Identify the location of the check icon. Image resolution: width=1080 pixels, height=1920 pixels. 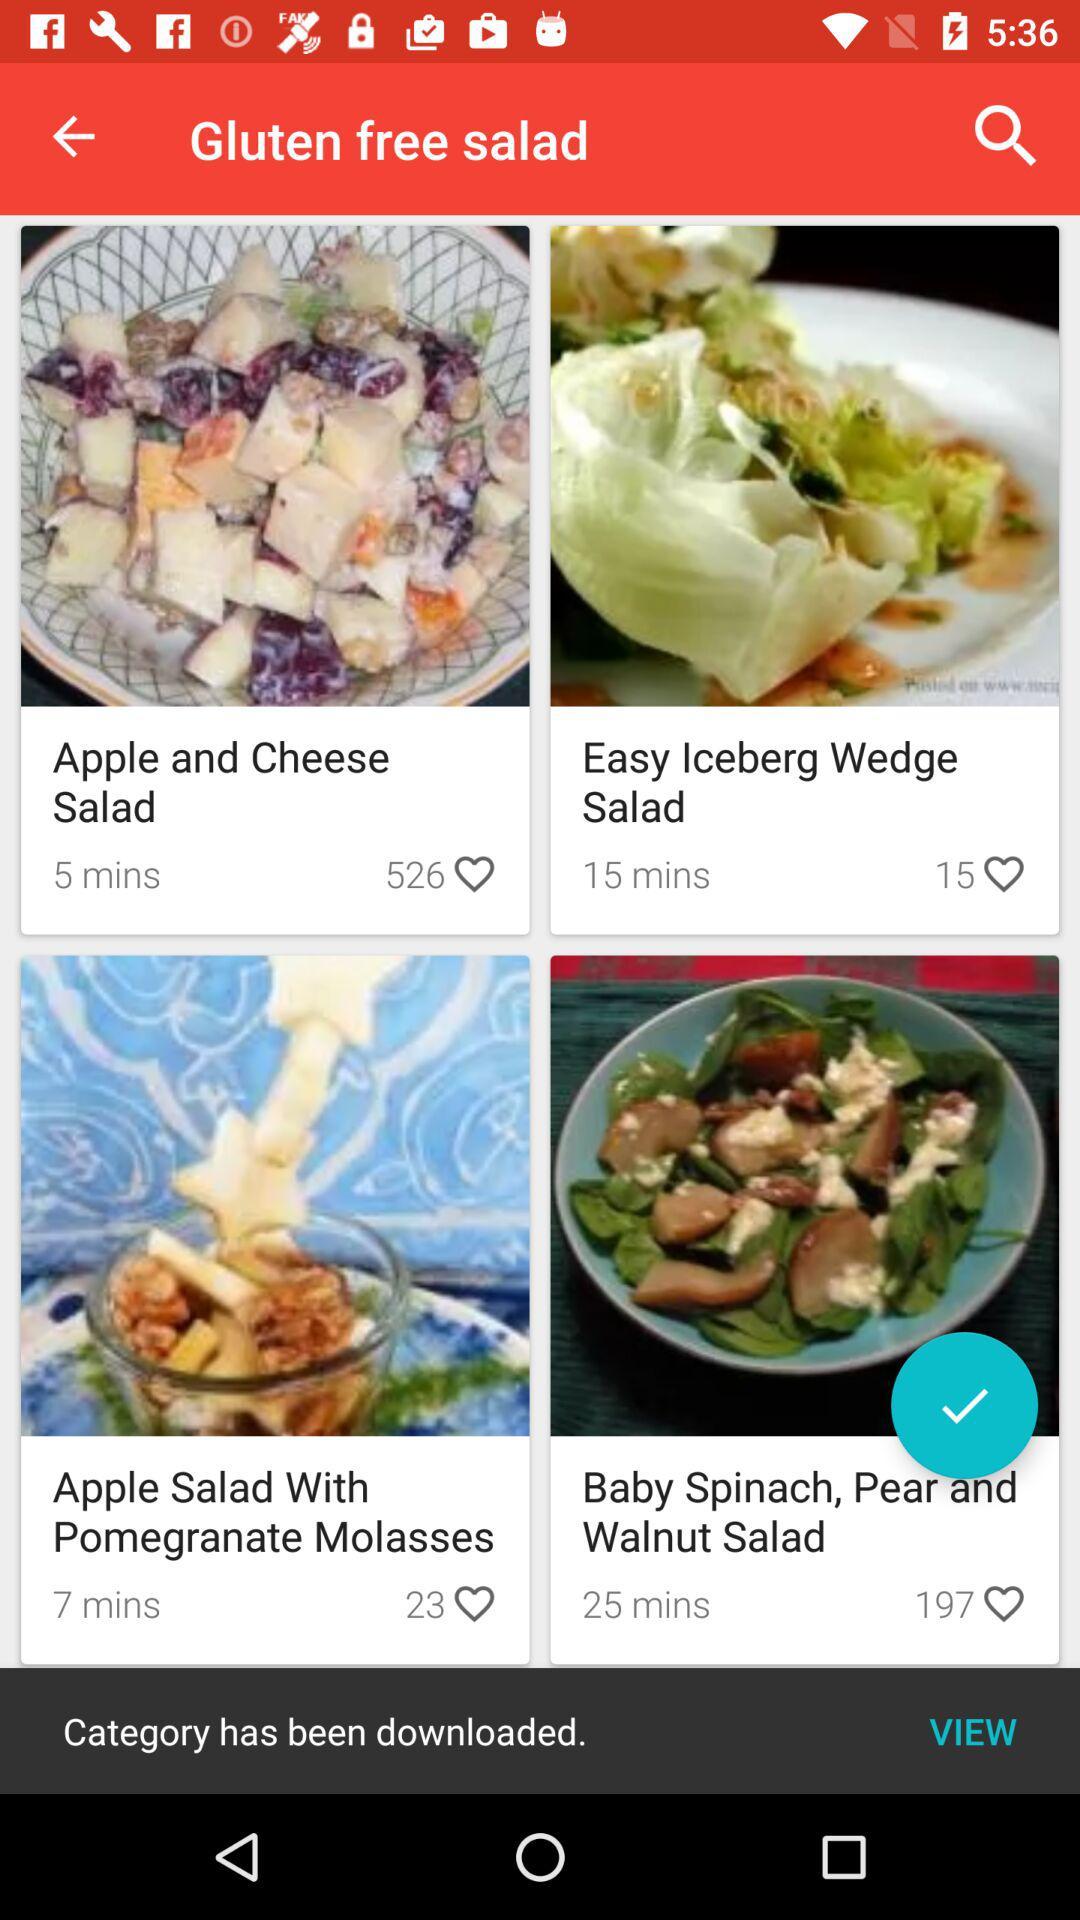
(963, 1404).